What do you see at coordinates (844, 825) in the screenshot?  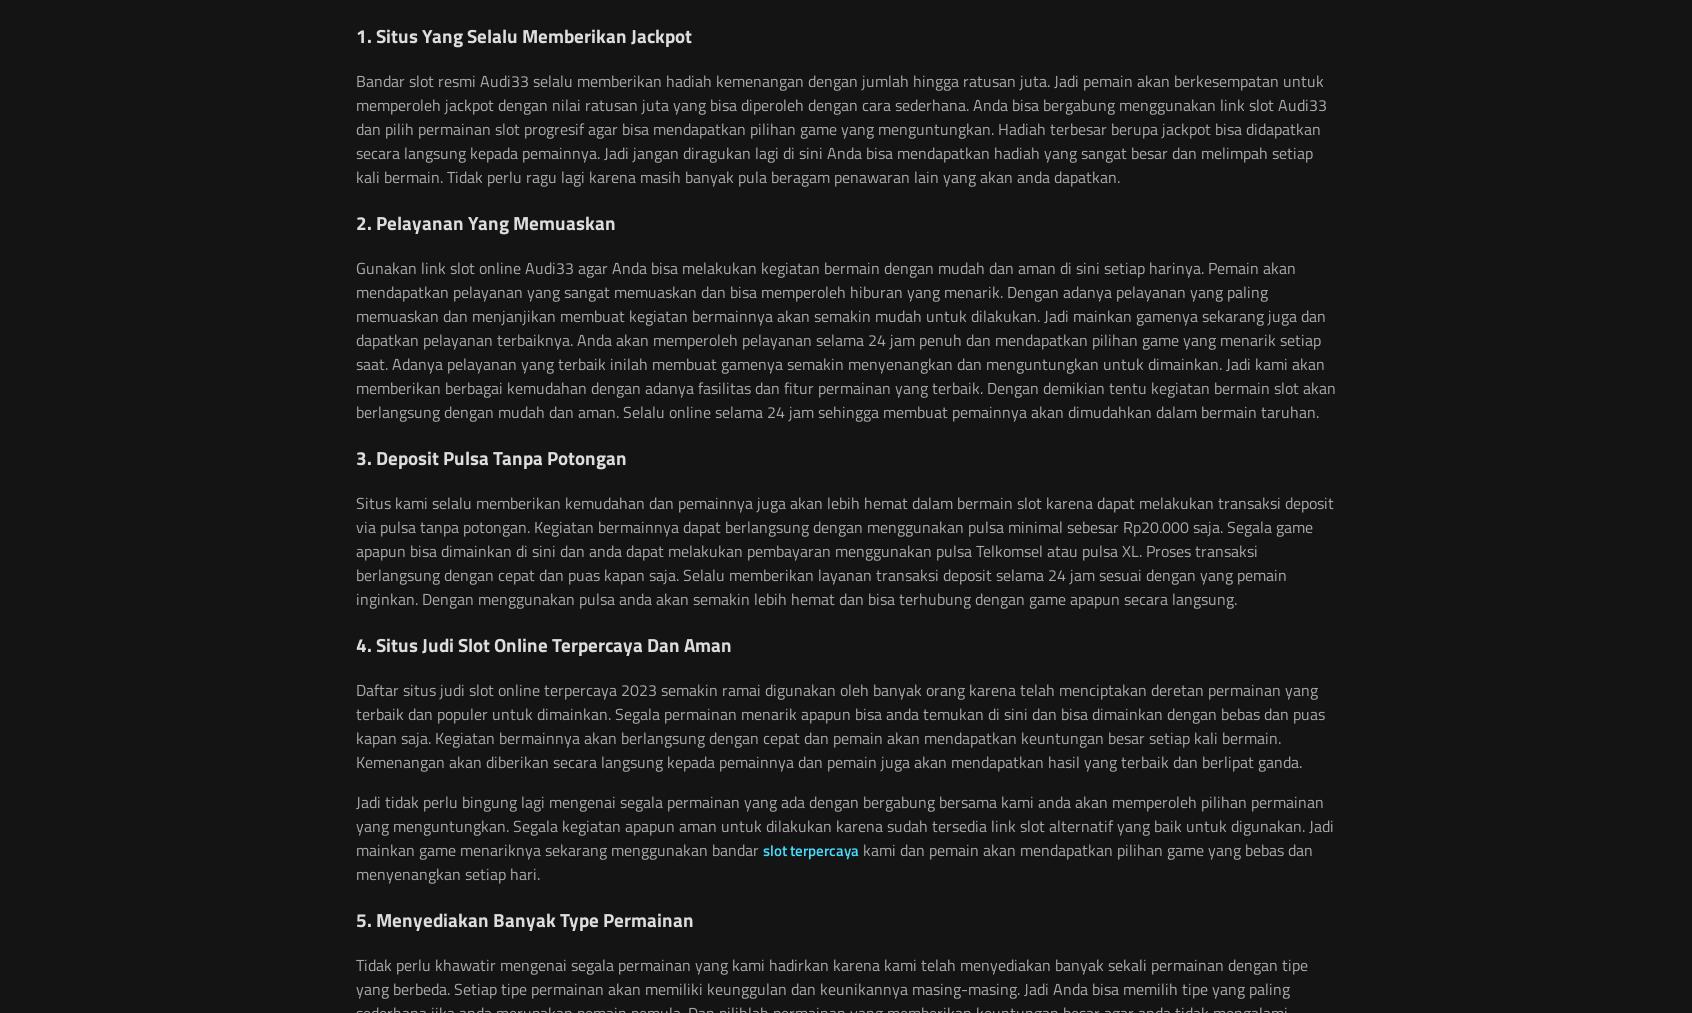 I see `'Jadi tidak perlu bingung lagi mengenai segala permainan yang ada dengan bergabung bersama kami anda akan memperoleh pilihan permainan yang menguntungkan. Segala kegiatan apapun aman untuk dilakukan karena sudah tersedia link slot alternatif yang baik untuk digunakan. Jadi mainkan game menariknya sekarang menggunakan bandar'` at bounding box center [844, 825].